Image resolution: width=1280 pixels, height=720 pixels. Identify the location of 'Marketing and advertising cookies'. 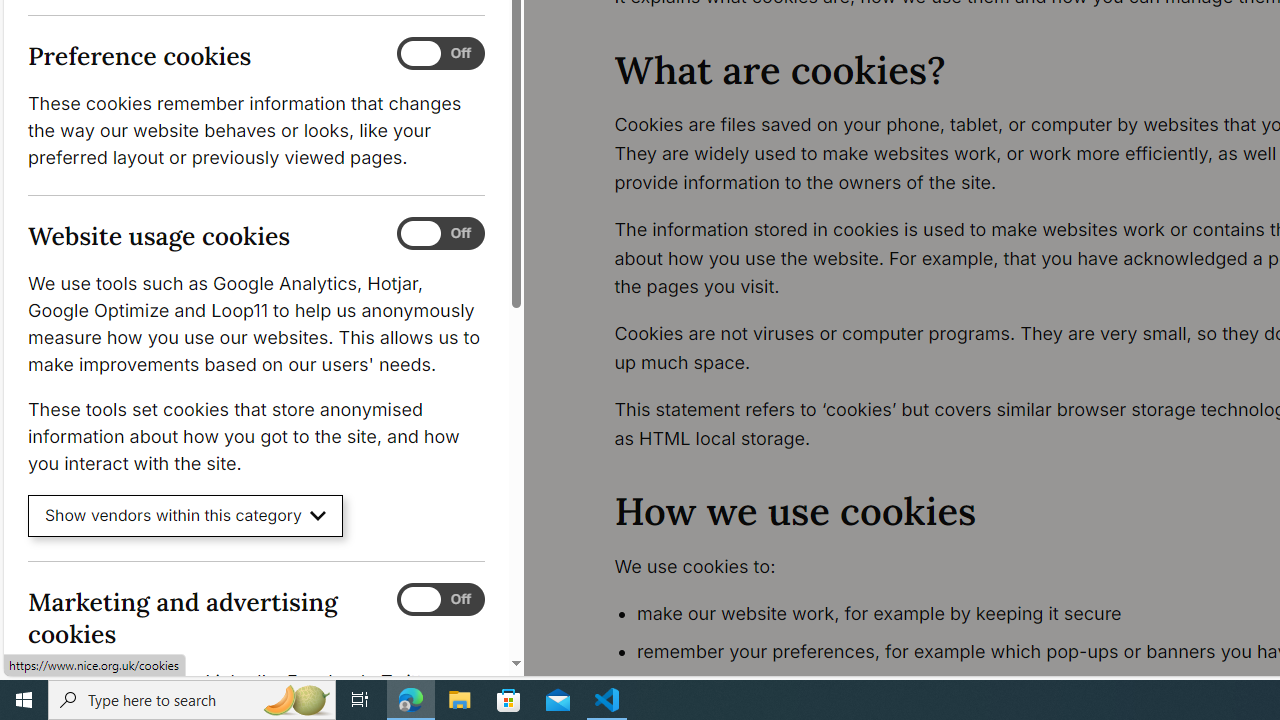
(439, 598).